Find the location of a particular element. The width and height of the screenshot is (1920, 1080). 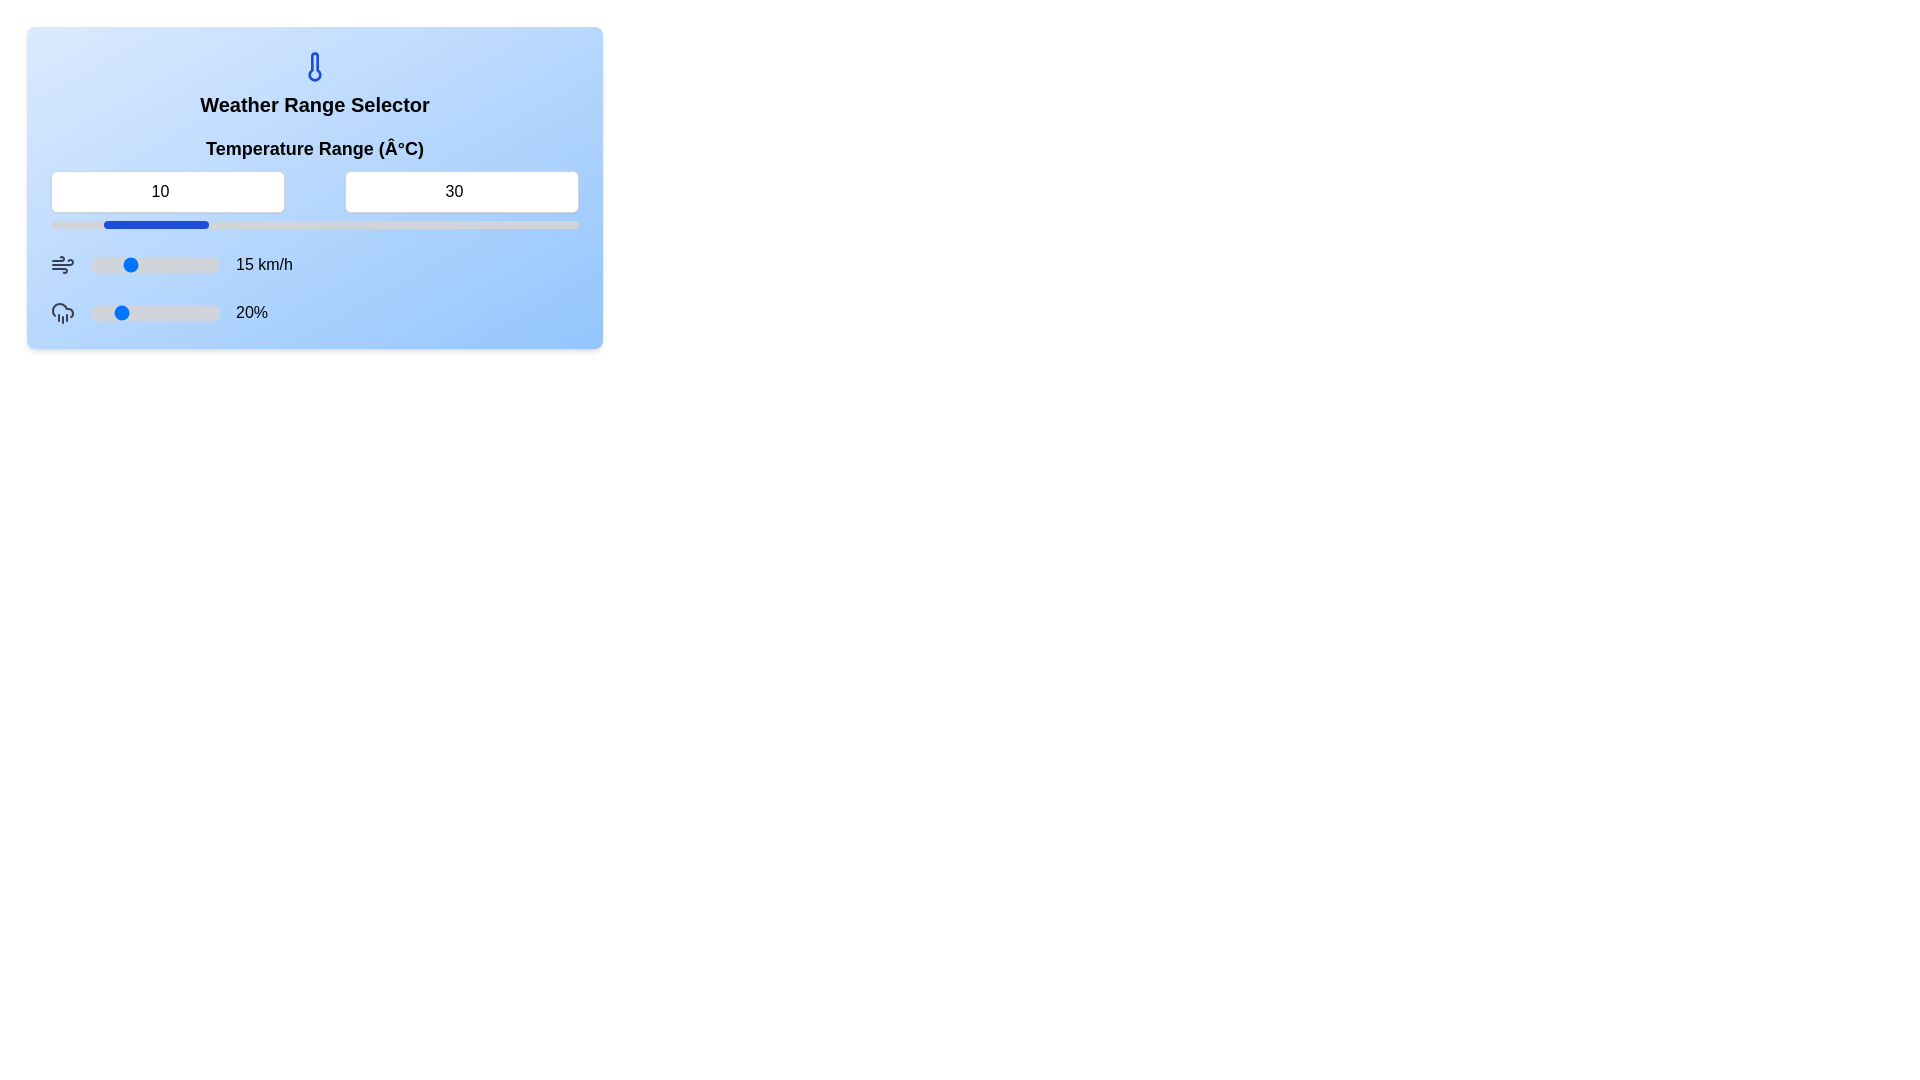

the slider is located at coordinates (160, 312).